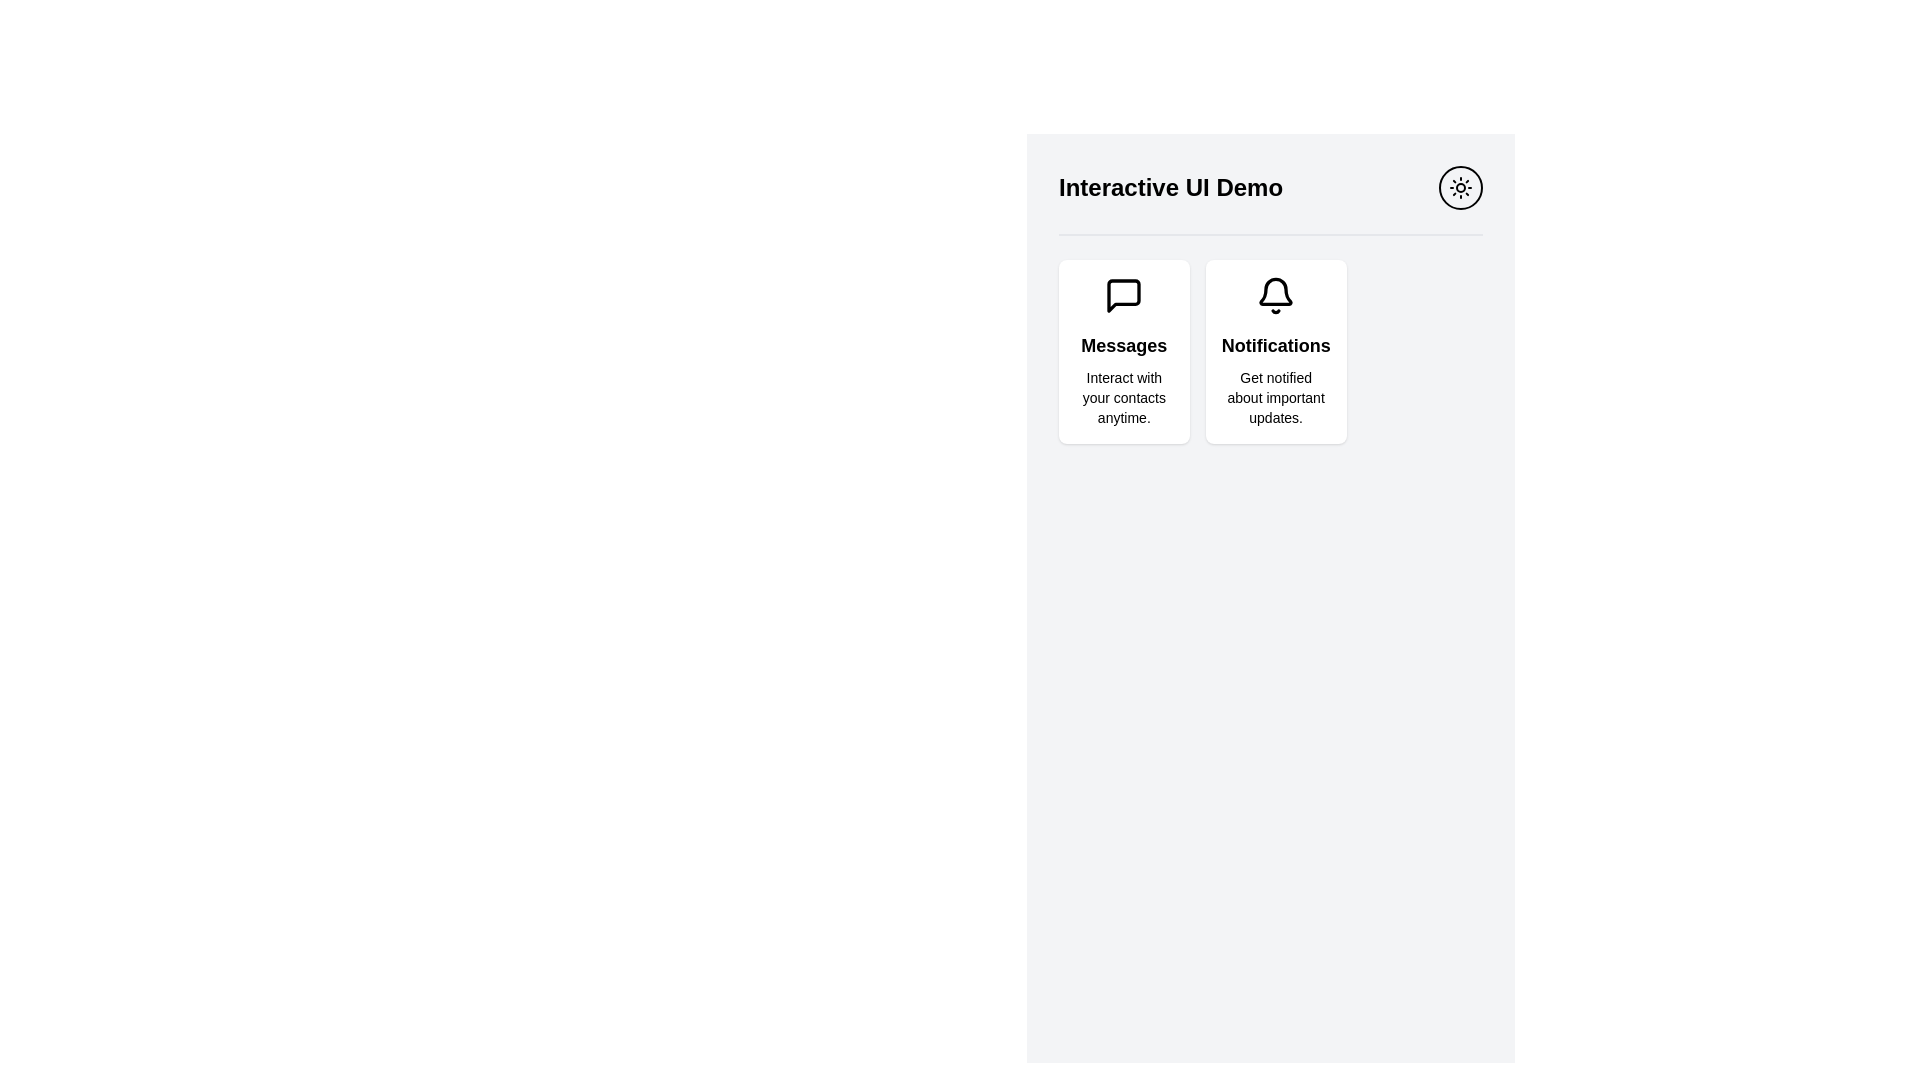 Image resolution: width=1920 pixels, height=1080 pixels. What do you see at coordinates (1124, 296) in the screenshot?
I see `the speech bubble icon at the top of the 'Messages' card, which has a minimalistic design with a rectangular tail pointing downward` at bounding box center [1124, 296].